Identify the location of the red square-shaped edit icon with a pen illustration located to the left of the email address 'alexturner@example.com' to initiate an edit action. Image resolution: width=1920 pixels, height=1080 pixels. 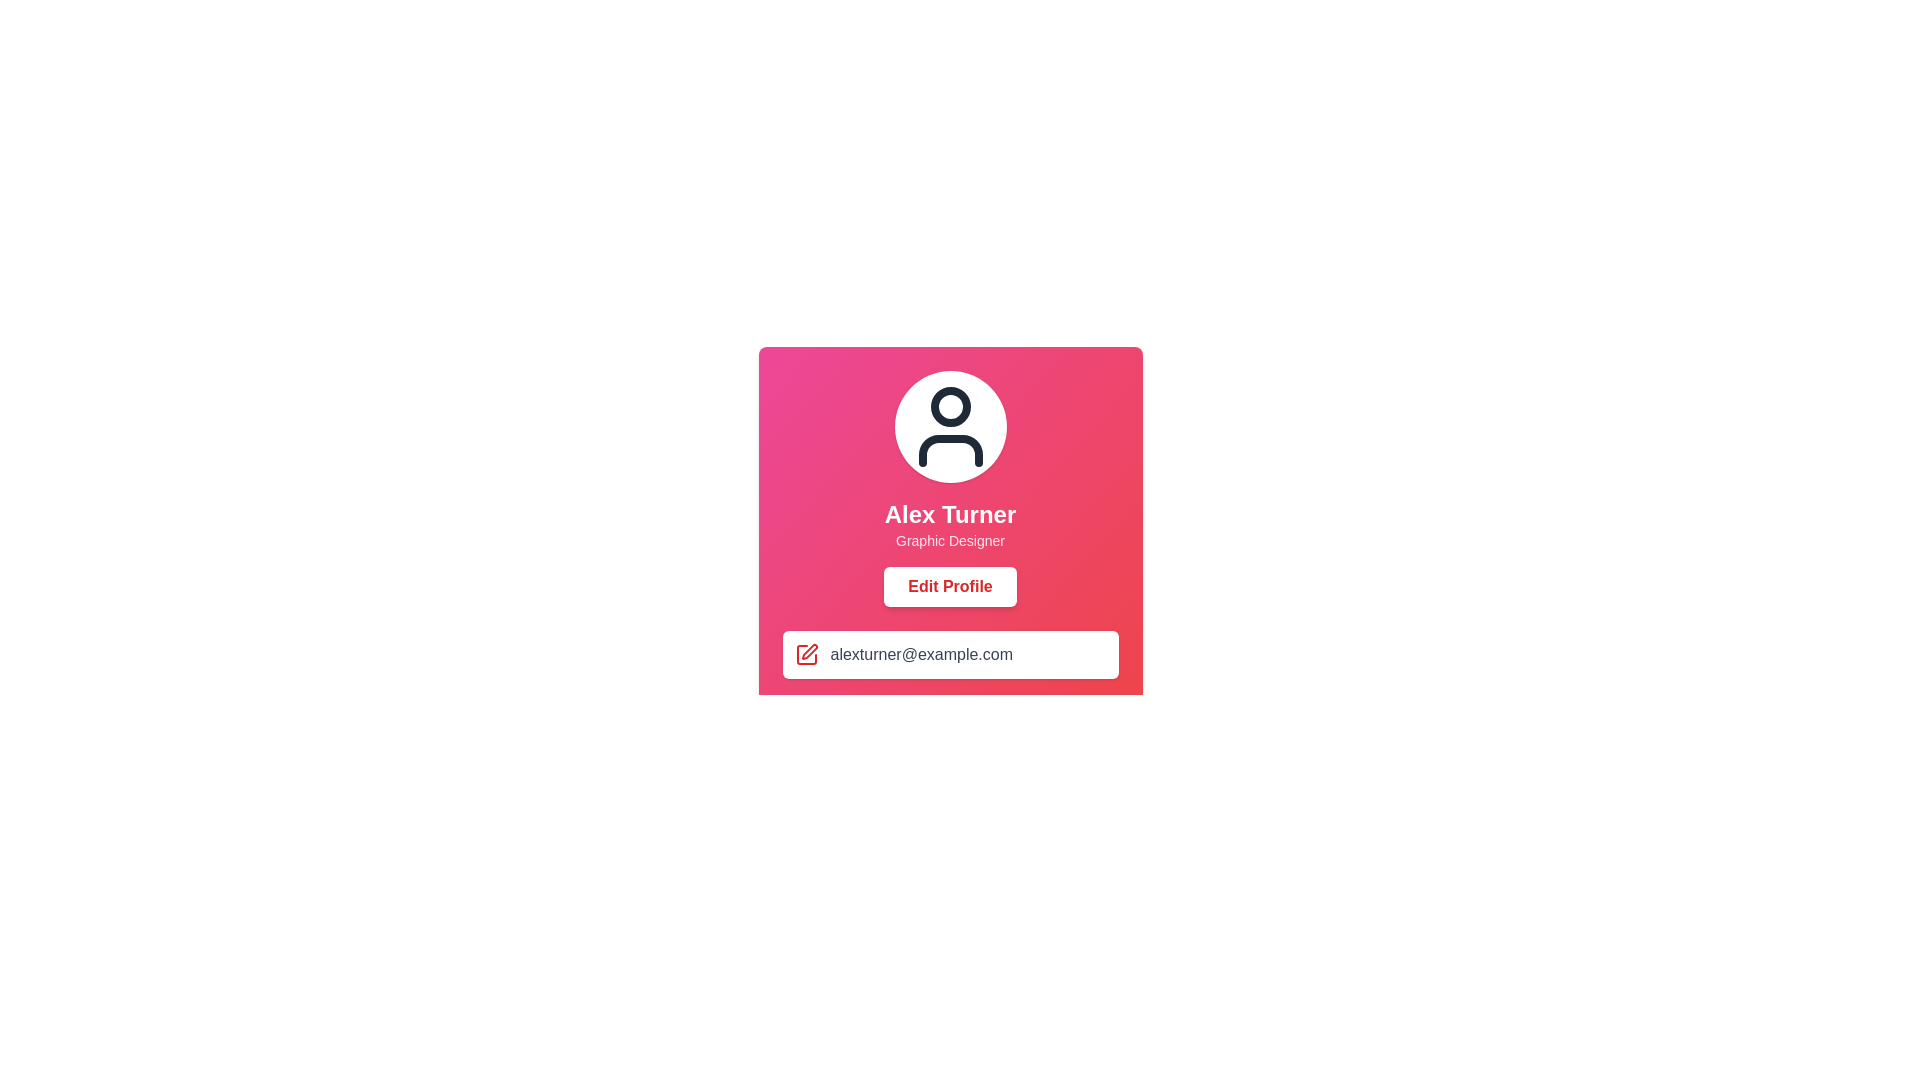
(806, 655).